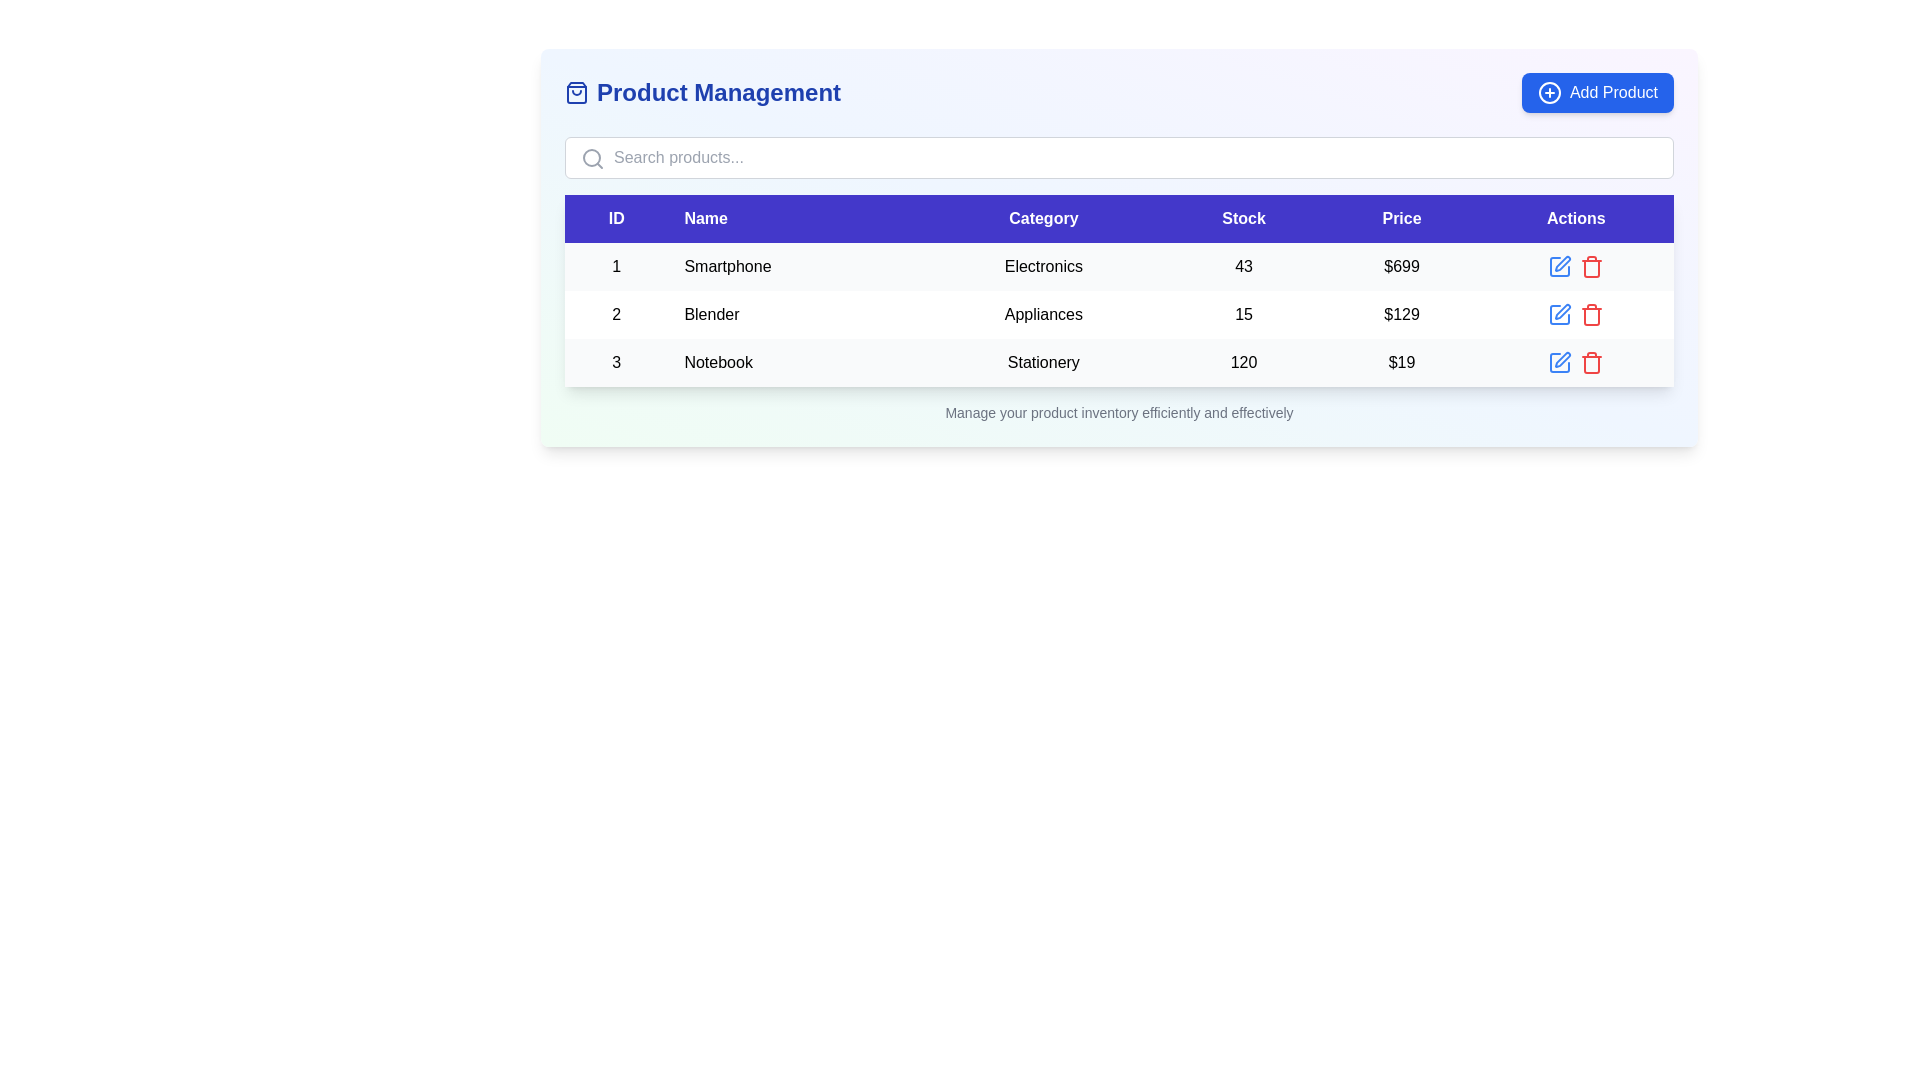 The width and height of the screenshot is (1920, 1080). Describe the element at coordinates (1042, 362) in the screenshot. I see `the 'Stationery' text label located in the third row and third column of the table, which displays the word 'Stationery' in black color` at that location.